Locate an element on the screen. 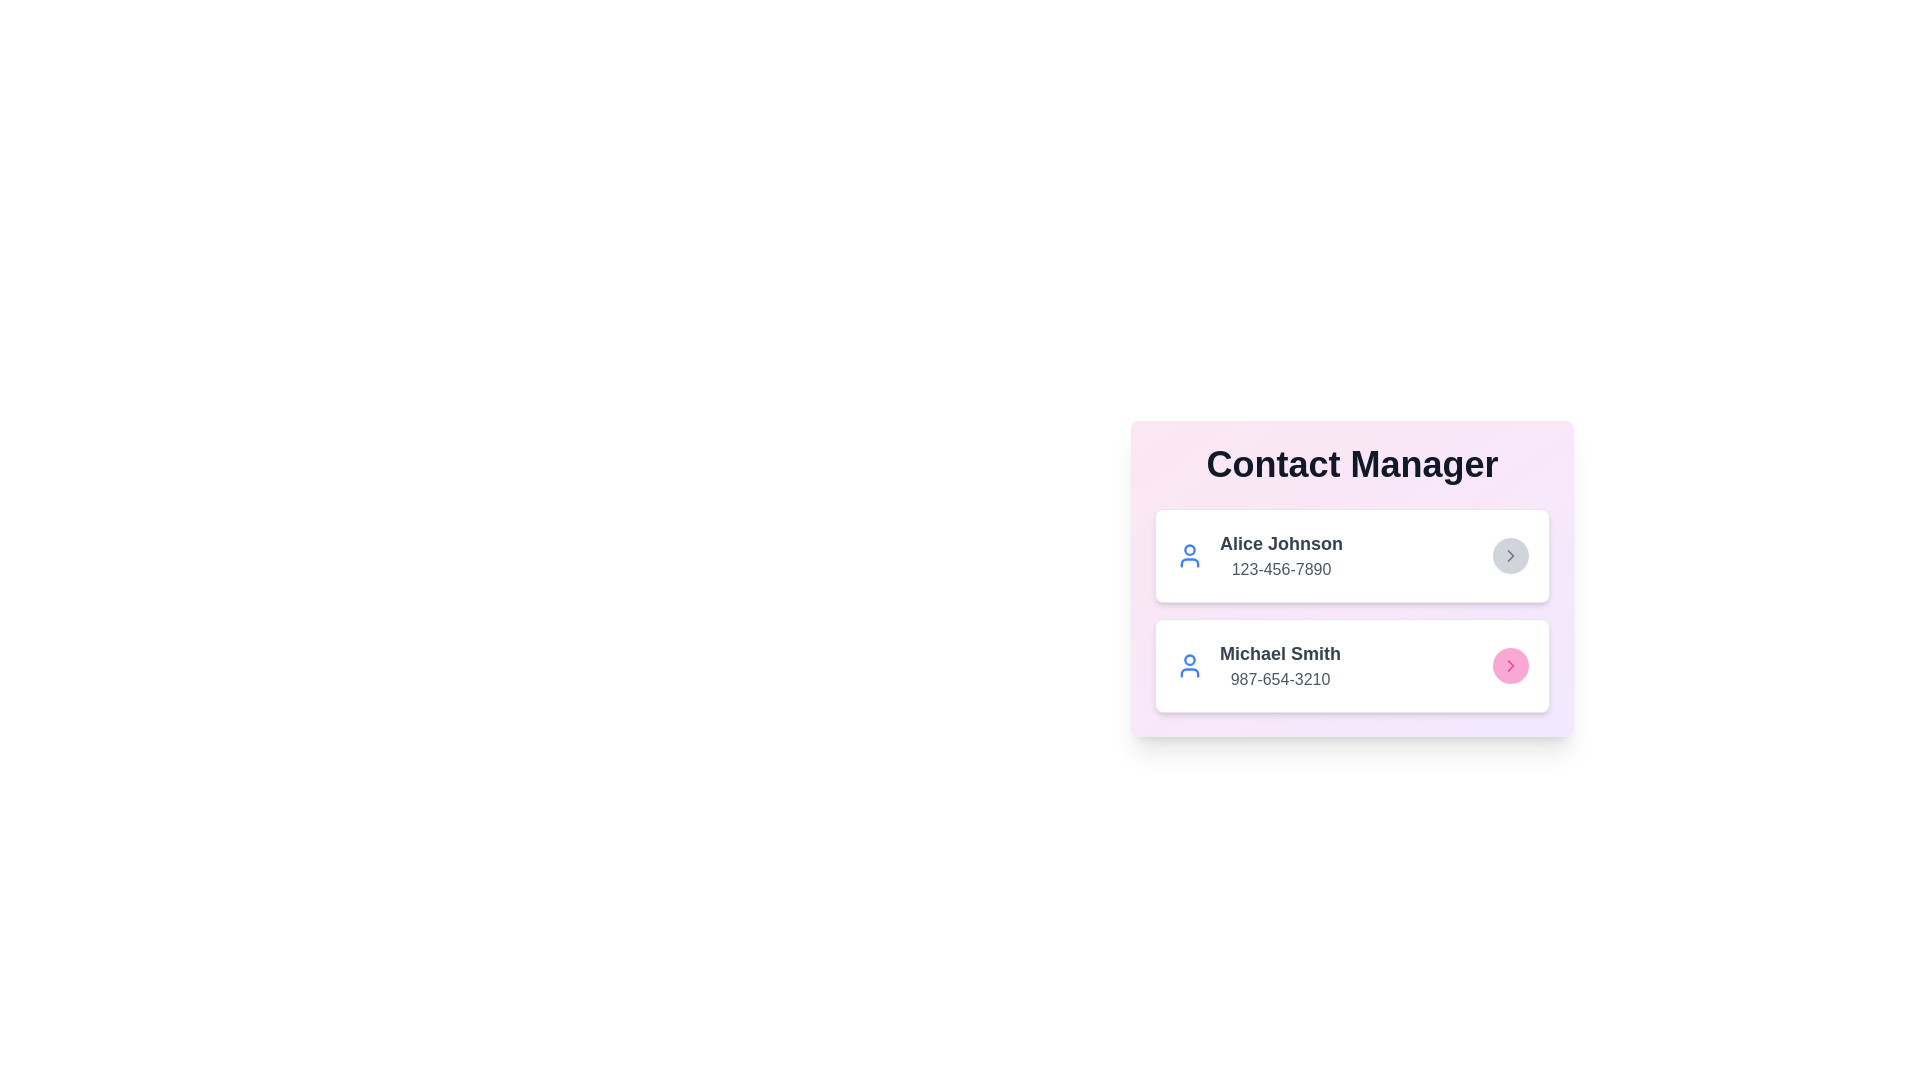  the phone number of the contact by clicking on the text area of the phone number for Michael Smith is located at coordinates (1280, 678).